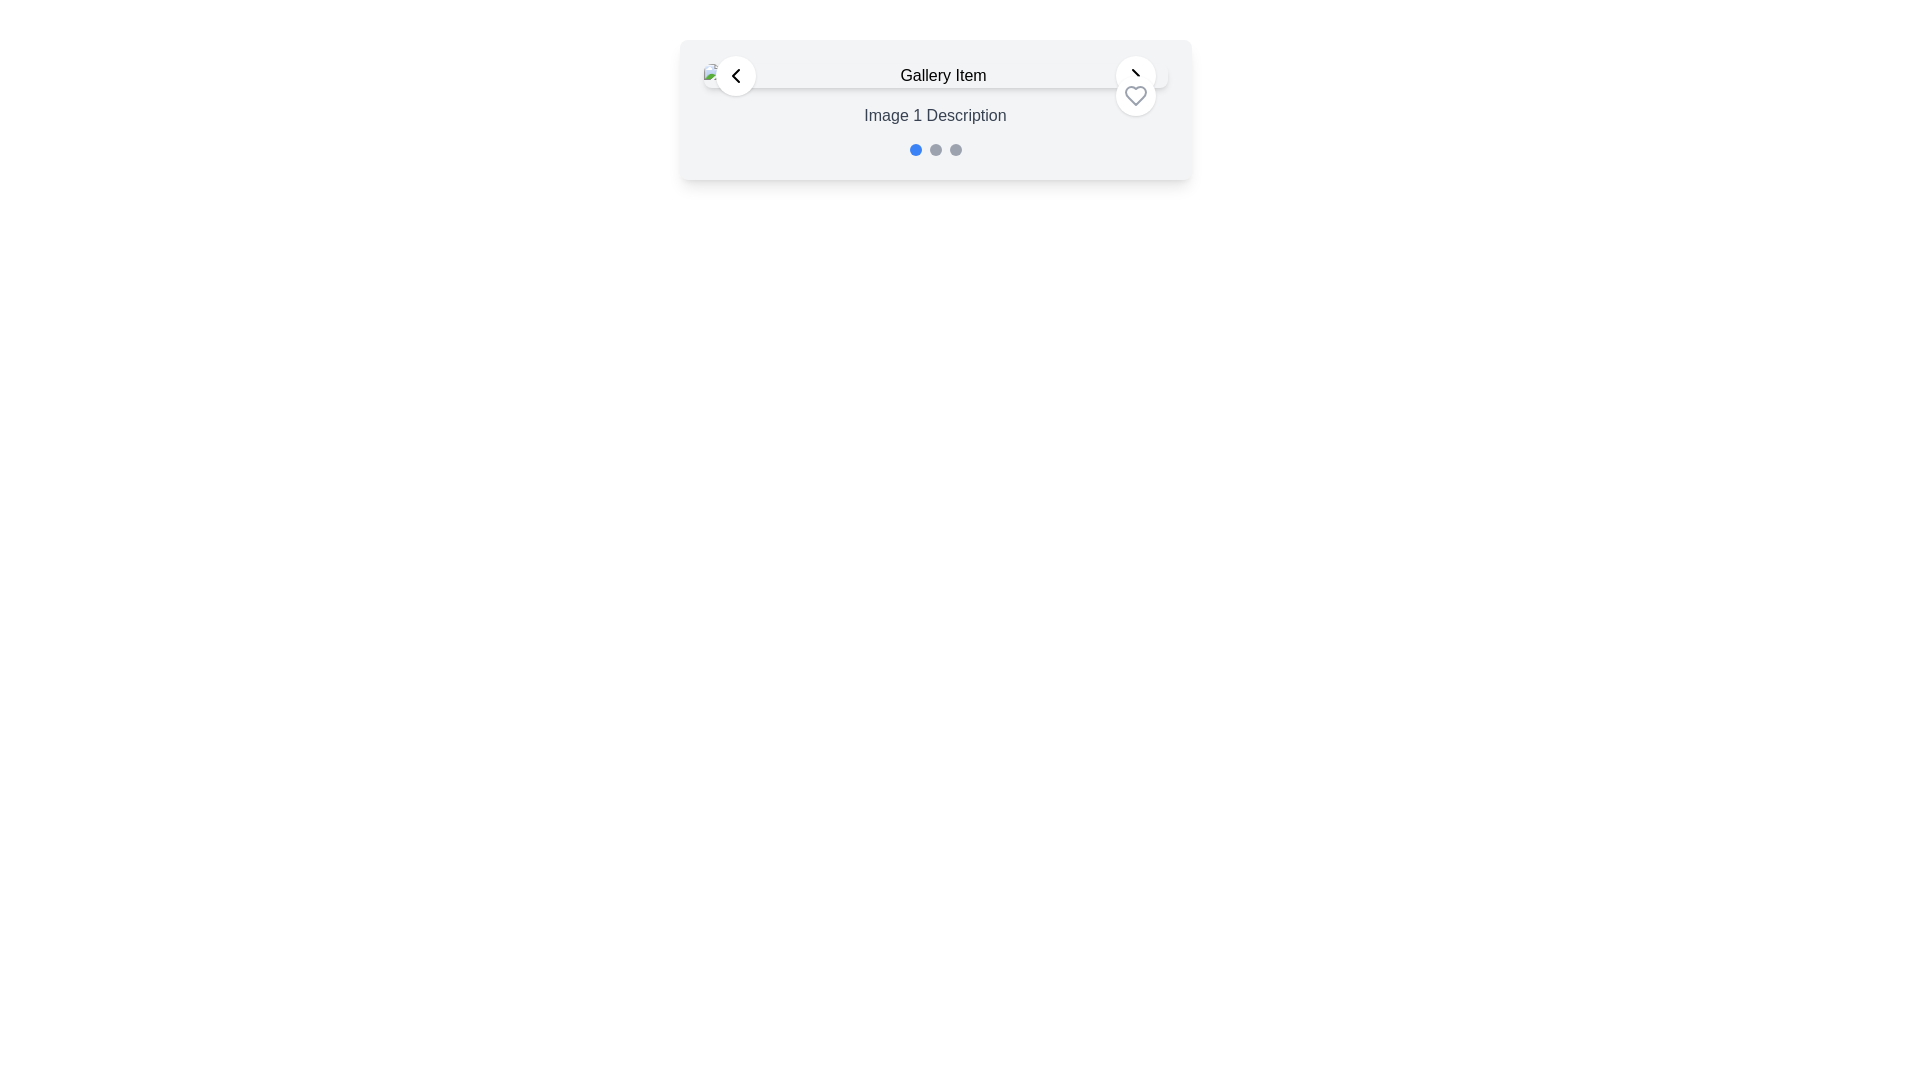 Image resolution: width=1920 pixels, height=1080 pixels. What do you see at coordinates (914, 149) in the screenshot?
I see `the first pagination indicator, which is a blue circular element located below the 'Image 1 Description' text` at bounding box center [914, 149].